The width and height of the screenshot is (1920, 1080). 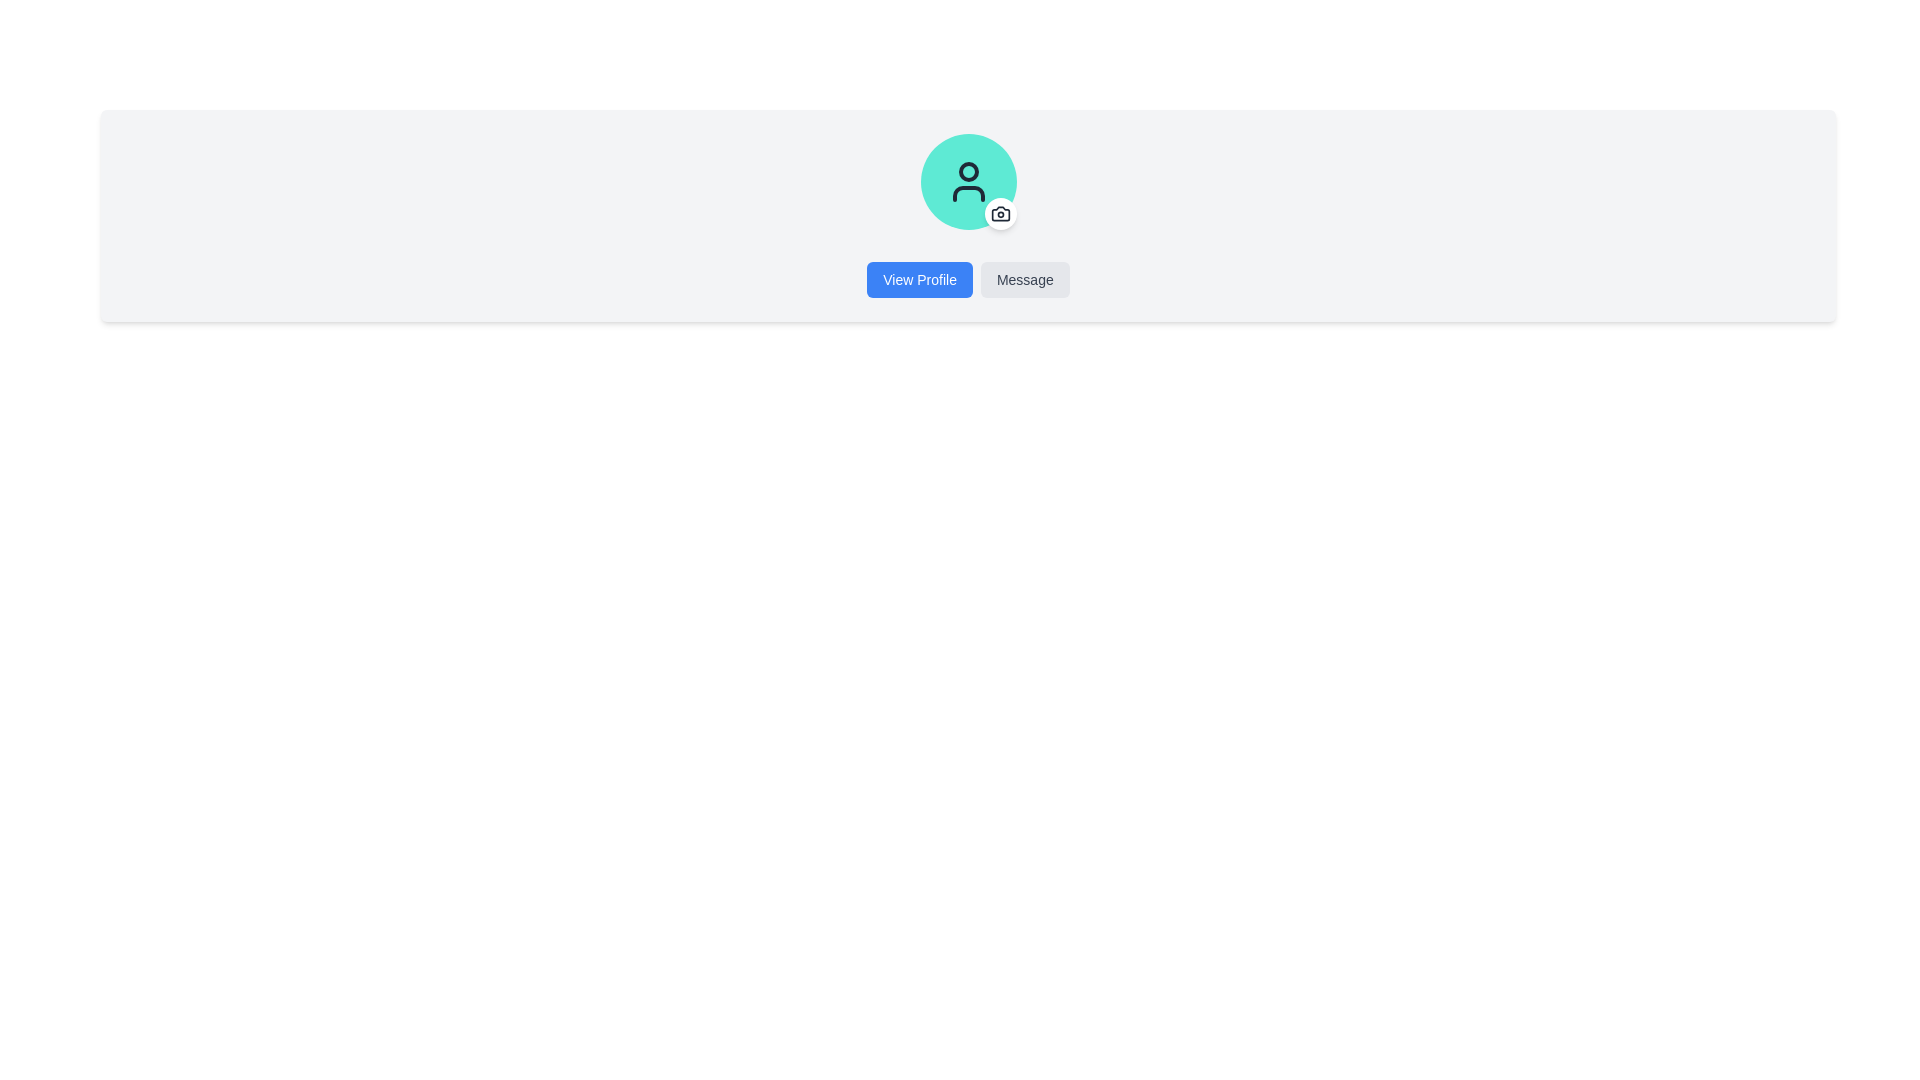 What do you see at coordinates (1025, 280) in the screenshot?
I see `the 'Message' button, which is a rectangular button with rounded corners, located to the right of the 'View Profile' button, to initiate messaging` at bounding box center [1025, 280].